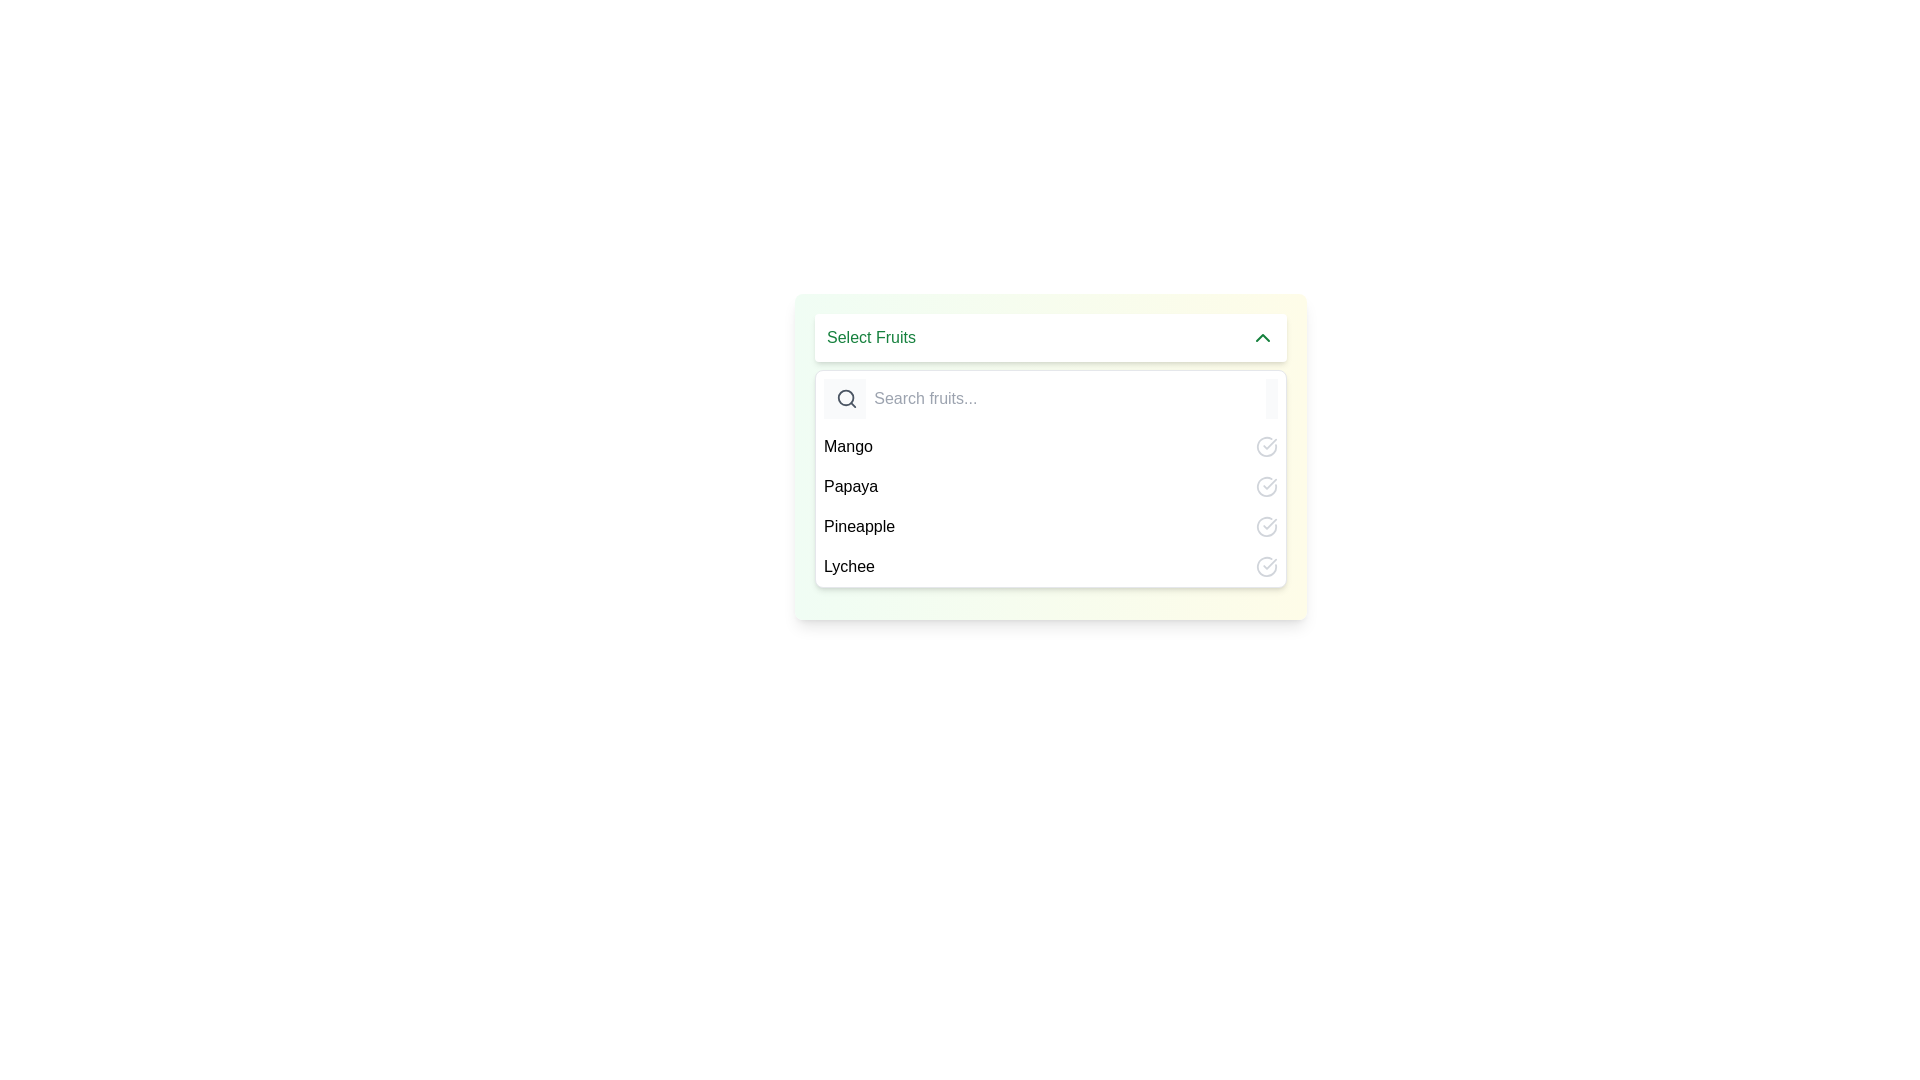  I want to click on the circular shape of the search icon located inside the 'Search fruits...' input field, which is outlined in gray and positioned to the left of the input field, so click(846, 398).